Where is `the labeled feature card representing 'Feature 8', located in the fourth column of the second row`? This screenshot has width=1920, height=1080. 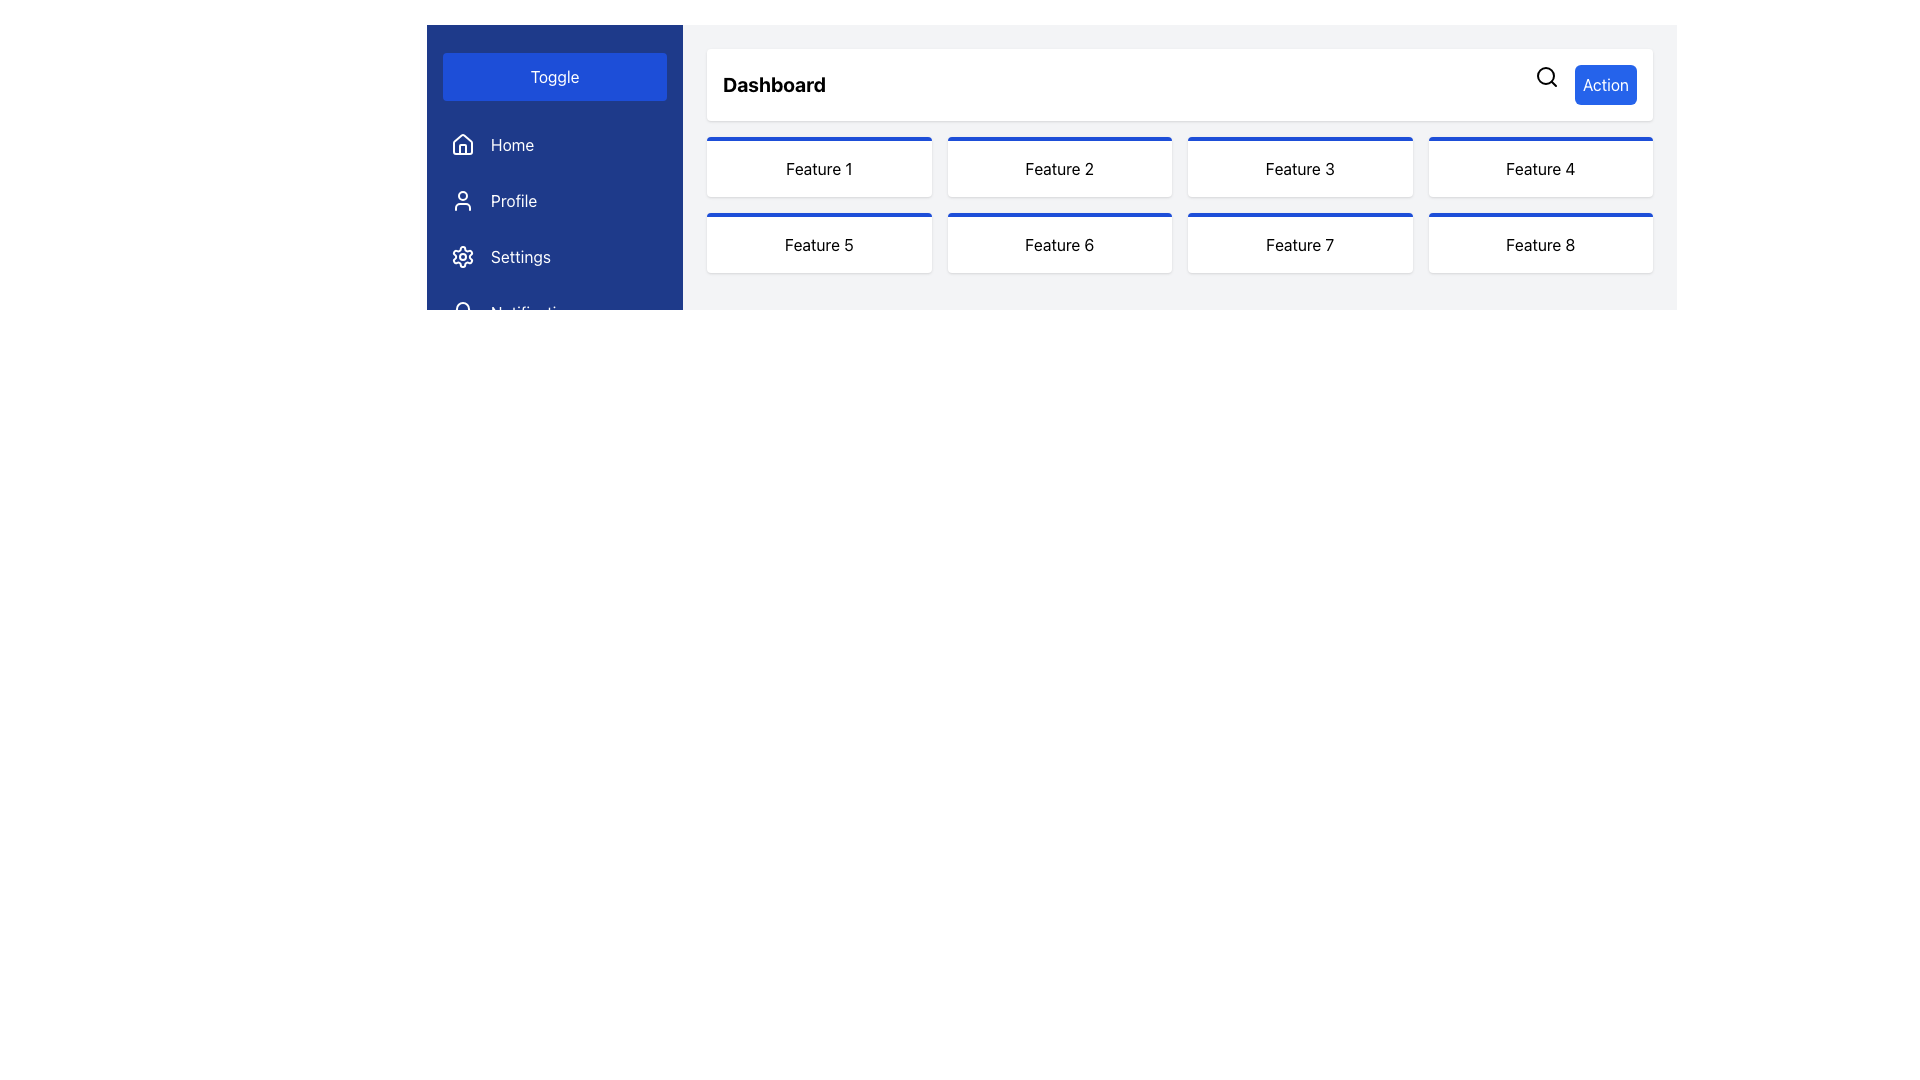
the labeled feature card representing 'Feature 8', located in the fourth column of the second row is located at coordinates (1539, 242).